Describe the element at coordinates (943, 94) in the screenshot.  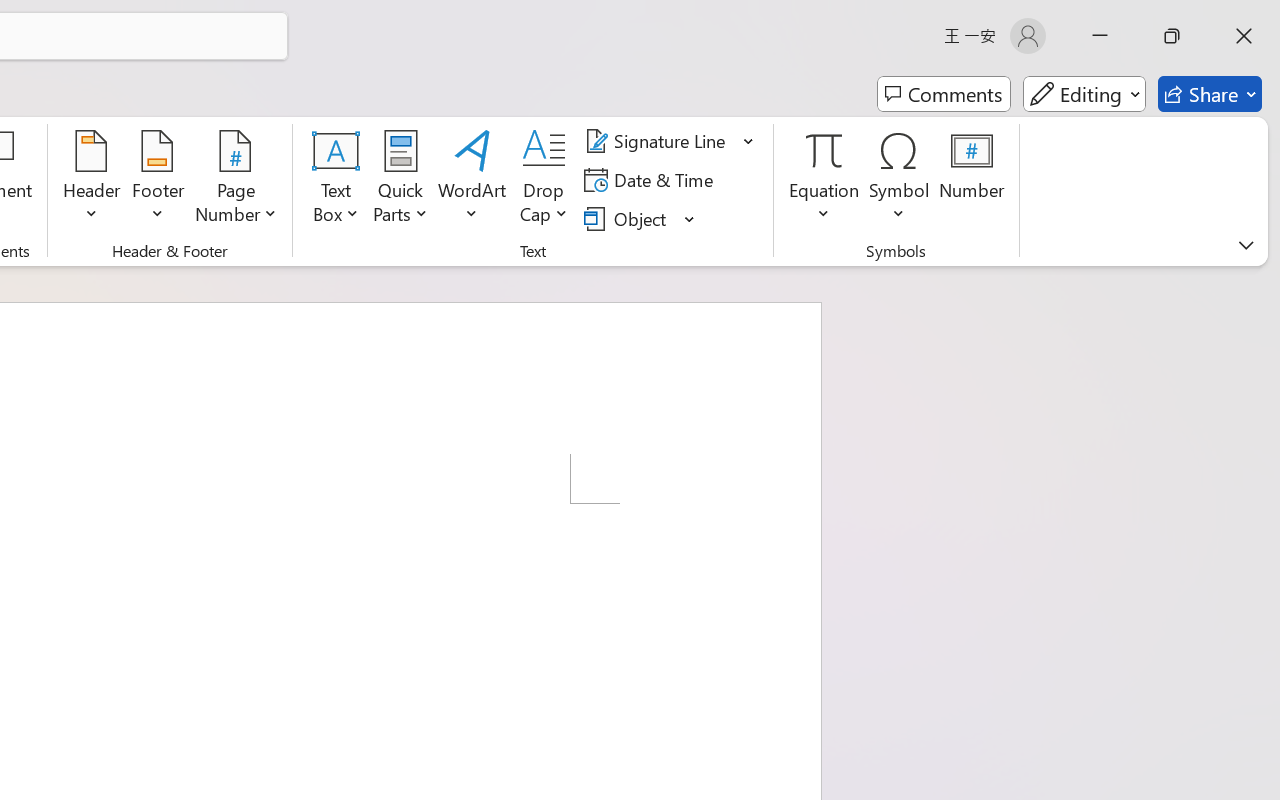
I see `'Comments'` at that location.